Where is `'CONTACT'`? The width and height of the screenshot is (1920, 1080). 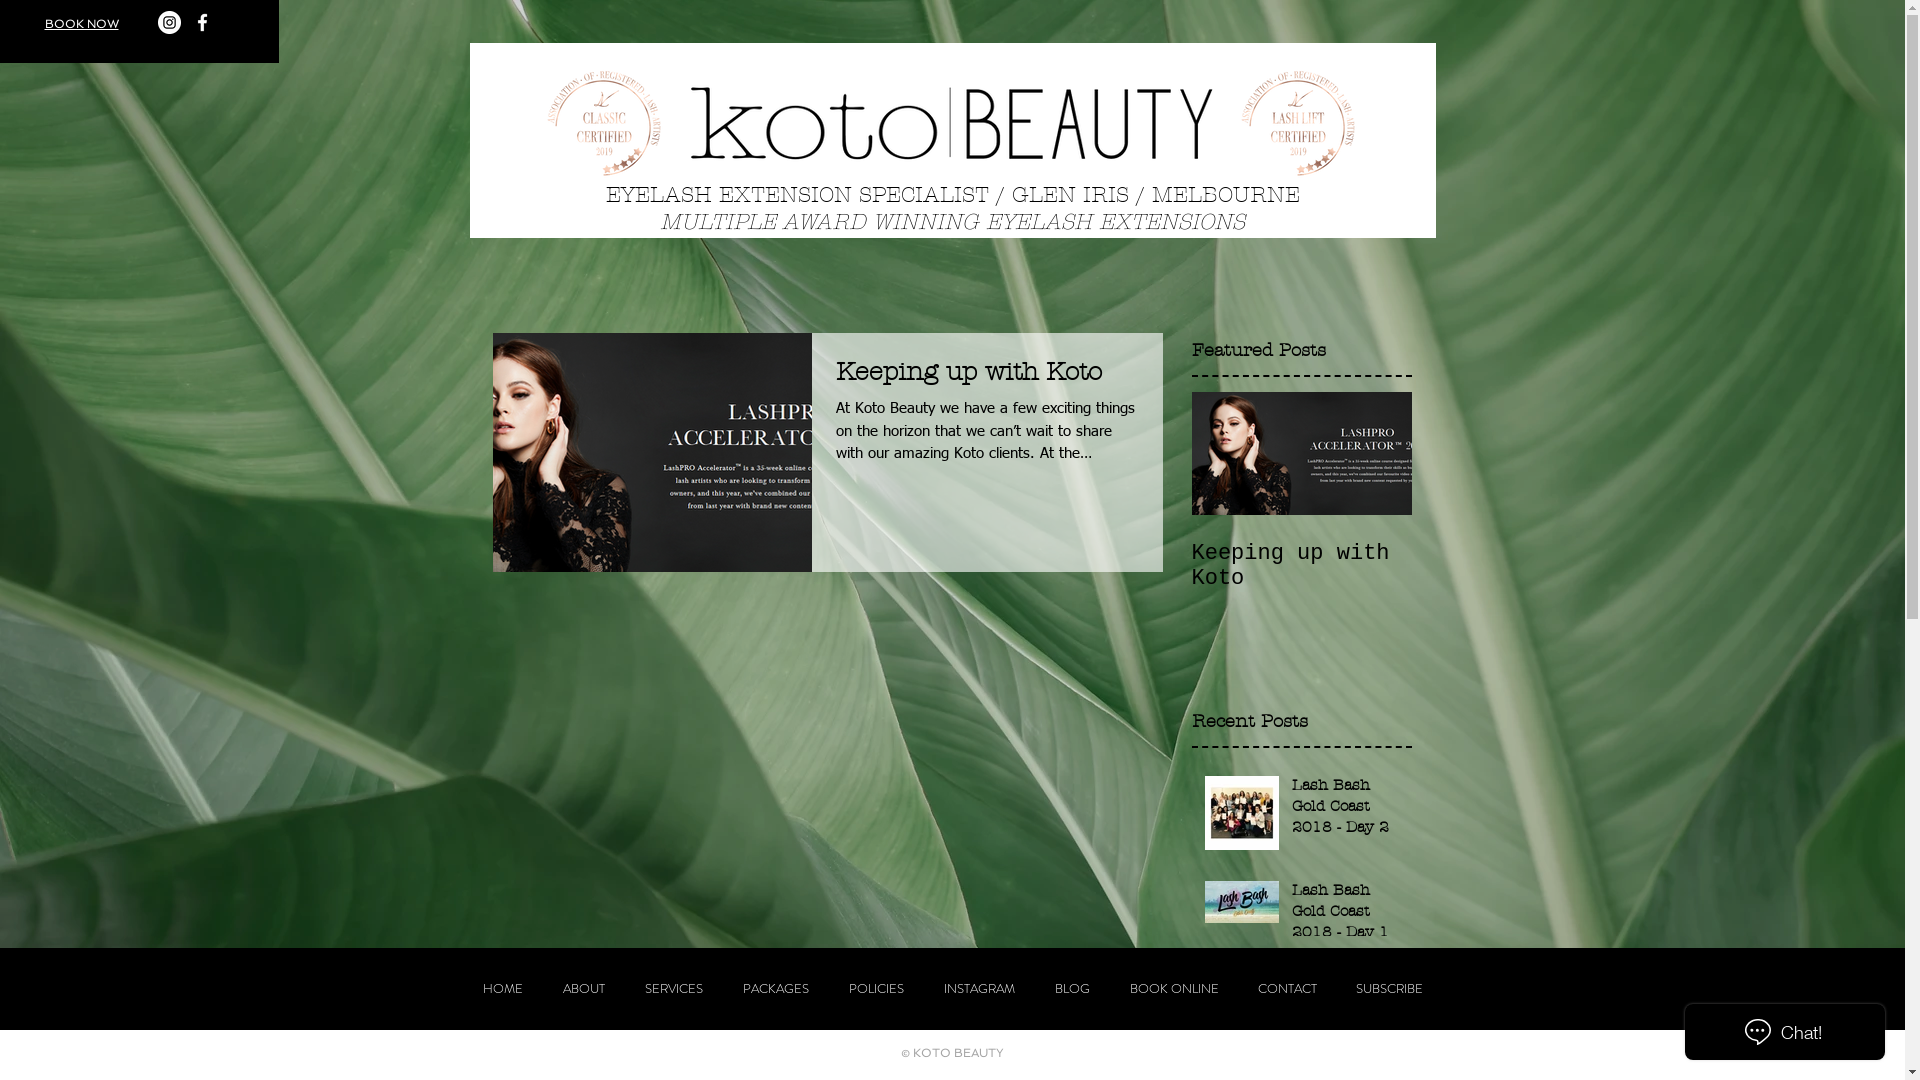 'CONTACT' is located at coordinates (1286, 987).